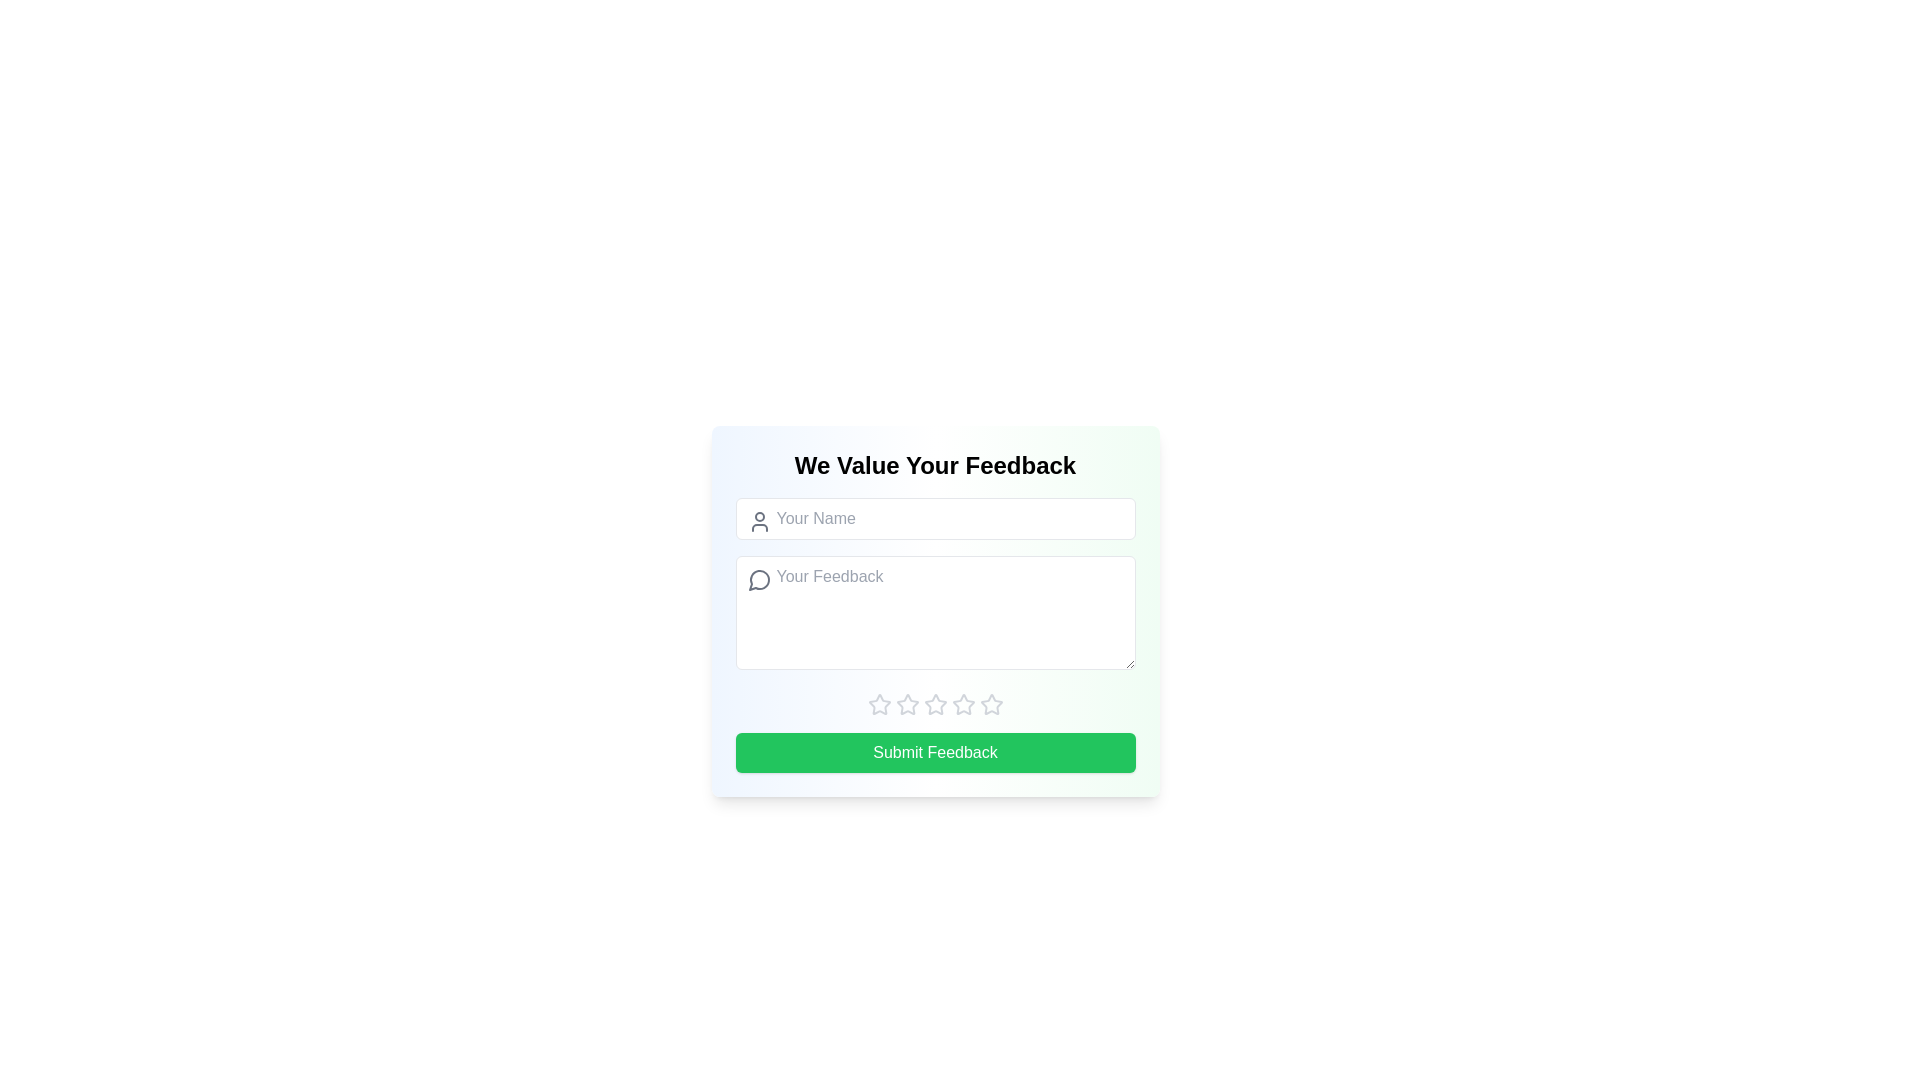  I want to click on the second interactive star in the rating component, so click(906, 703).